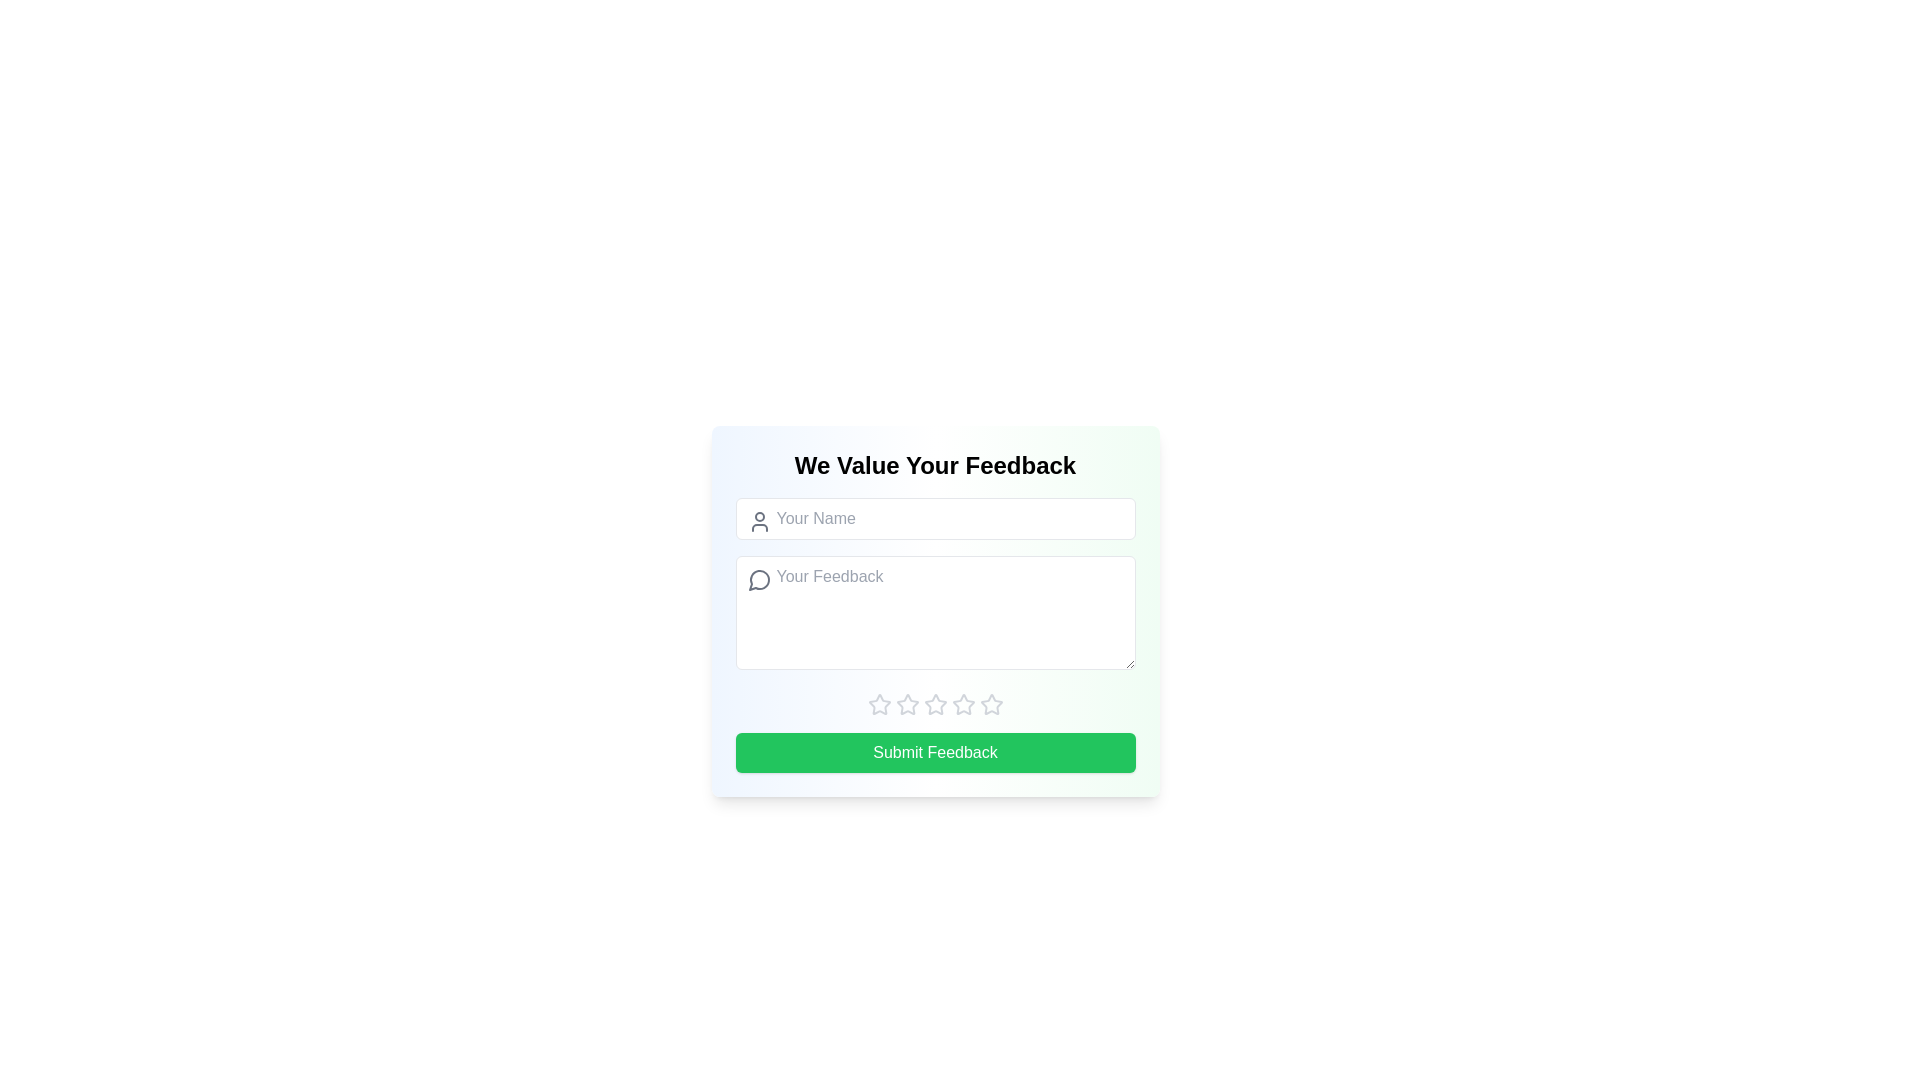  I want to click on the second interactive star in the rating component, so click(906, 703).